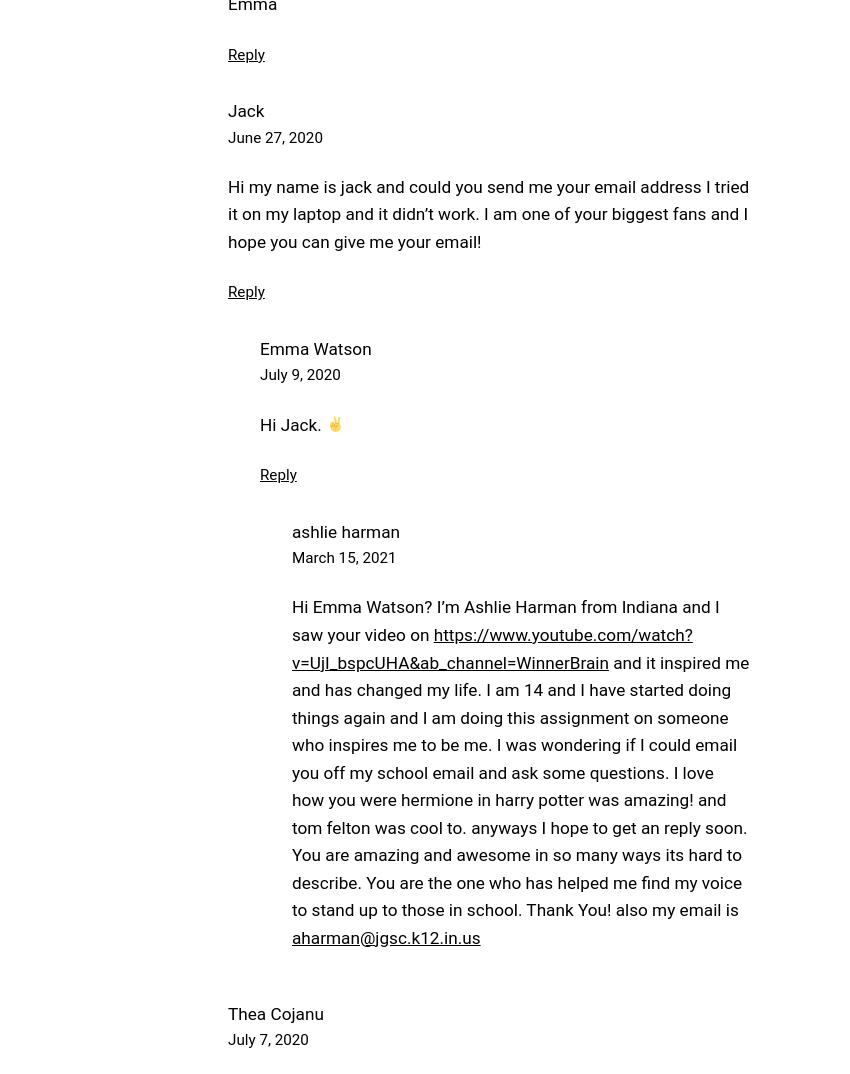  Describe the element at coordinates (290, 620) in the screenshot. I see `'Hi Emma Watson? I’m Ashlie Harman from Indiana and I saw your video on'` at that location.